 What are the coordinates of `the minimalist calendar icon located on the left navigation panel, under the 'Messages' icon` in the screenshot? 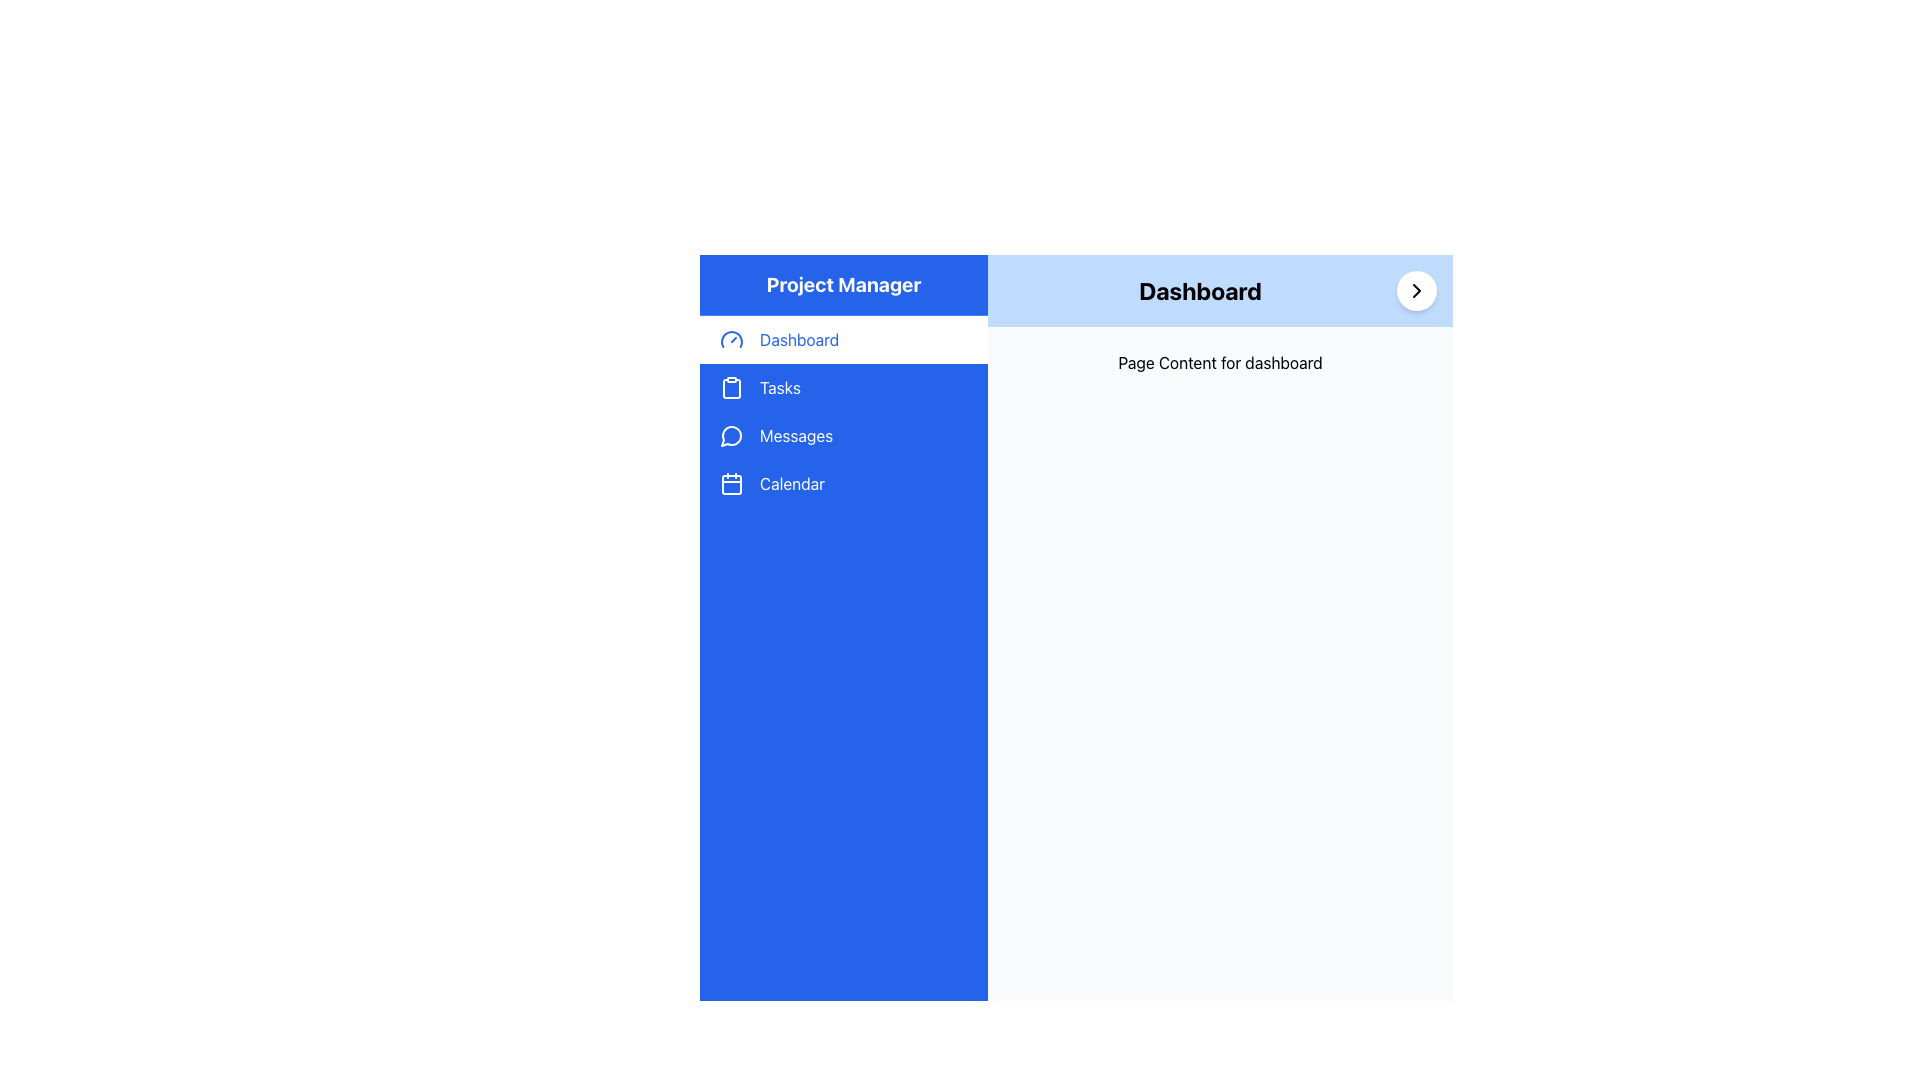 It's located at (730, 483).